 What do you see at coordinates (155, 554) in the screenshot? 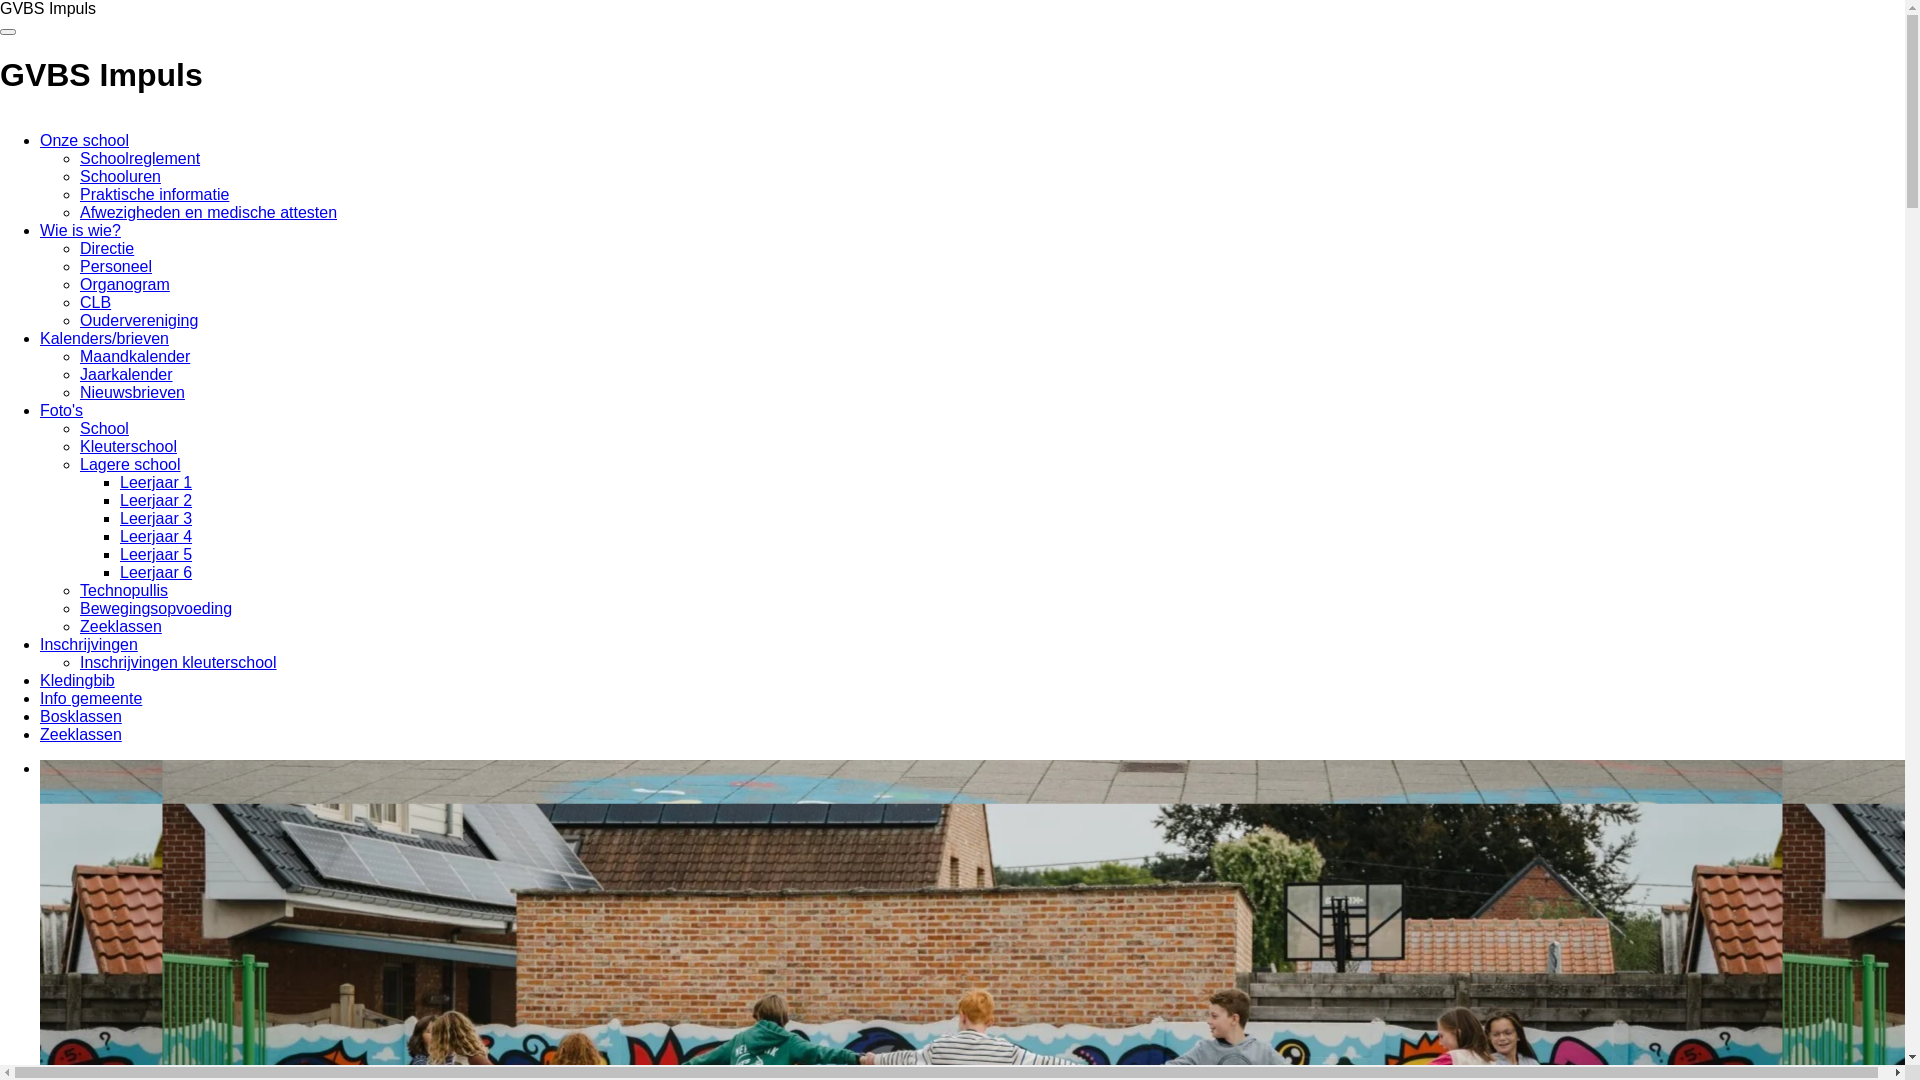
I see `'Leerjaar 5'` at bounding box center [155, 554].